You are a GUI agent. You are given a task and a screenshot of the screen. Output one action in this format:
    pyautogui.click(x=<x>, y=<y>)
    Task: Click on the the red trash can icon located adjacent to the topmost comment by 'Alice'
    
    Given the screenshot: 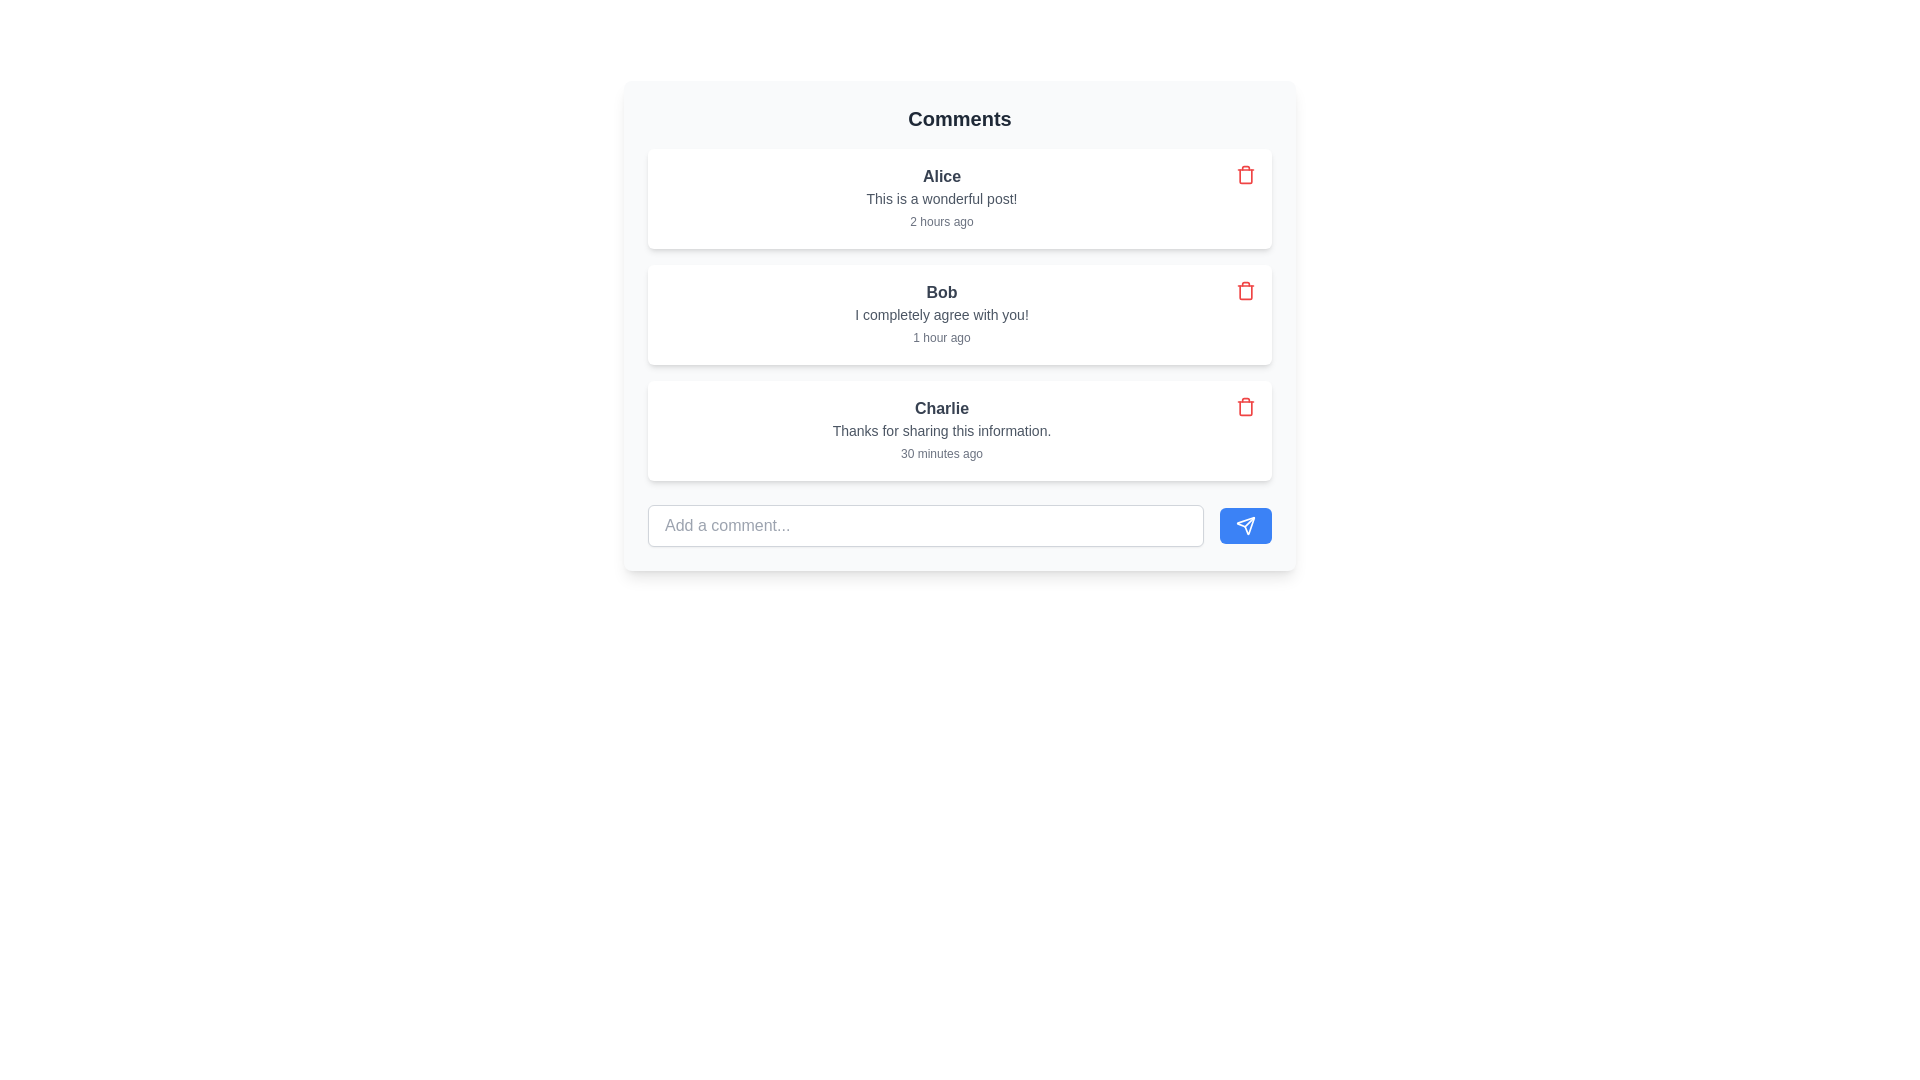 What is the action you would take?
    pyautogui.click(x=1245, y=173)
    